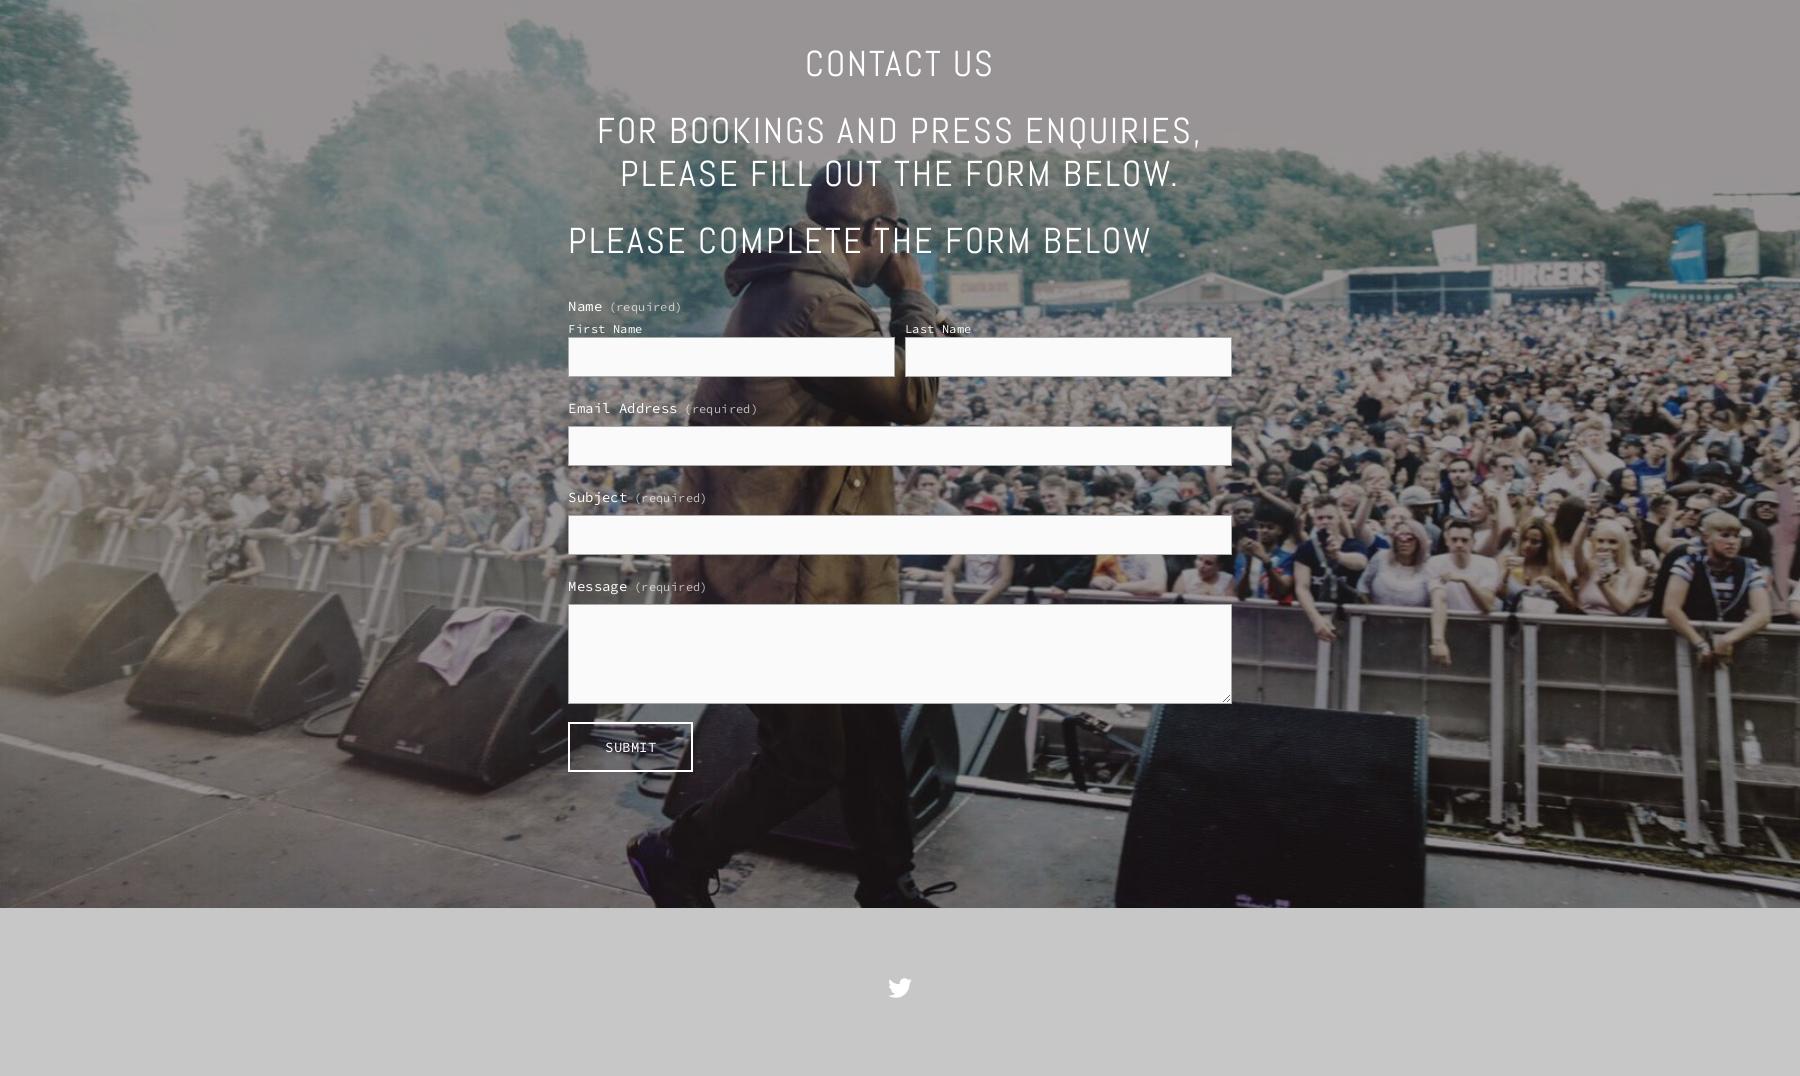 This screenshot has width=1800, height=1076. Describe the element at coordinates (604, 328) in the screenshot. I see `'First Name'` at that location.